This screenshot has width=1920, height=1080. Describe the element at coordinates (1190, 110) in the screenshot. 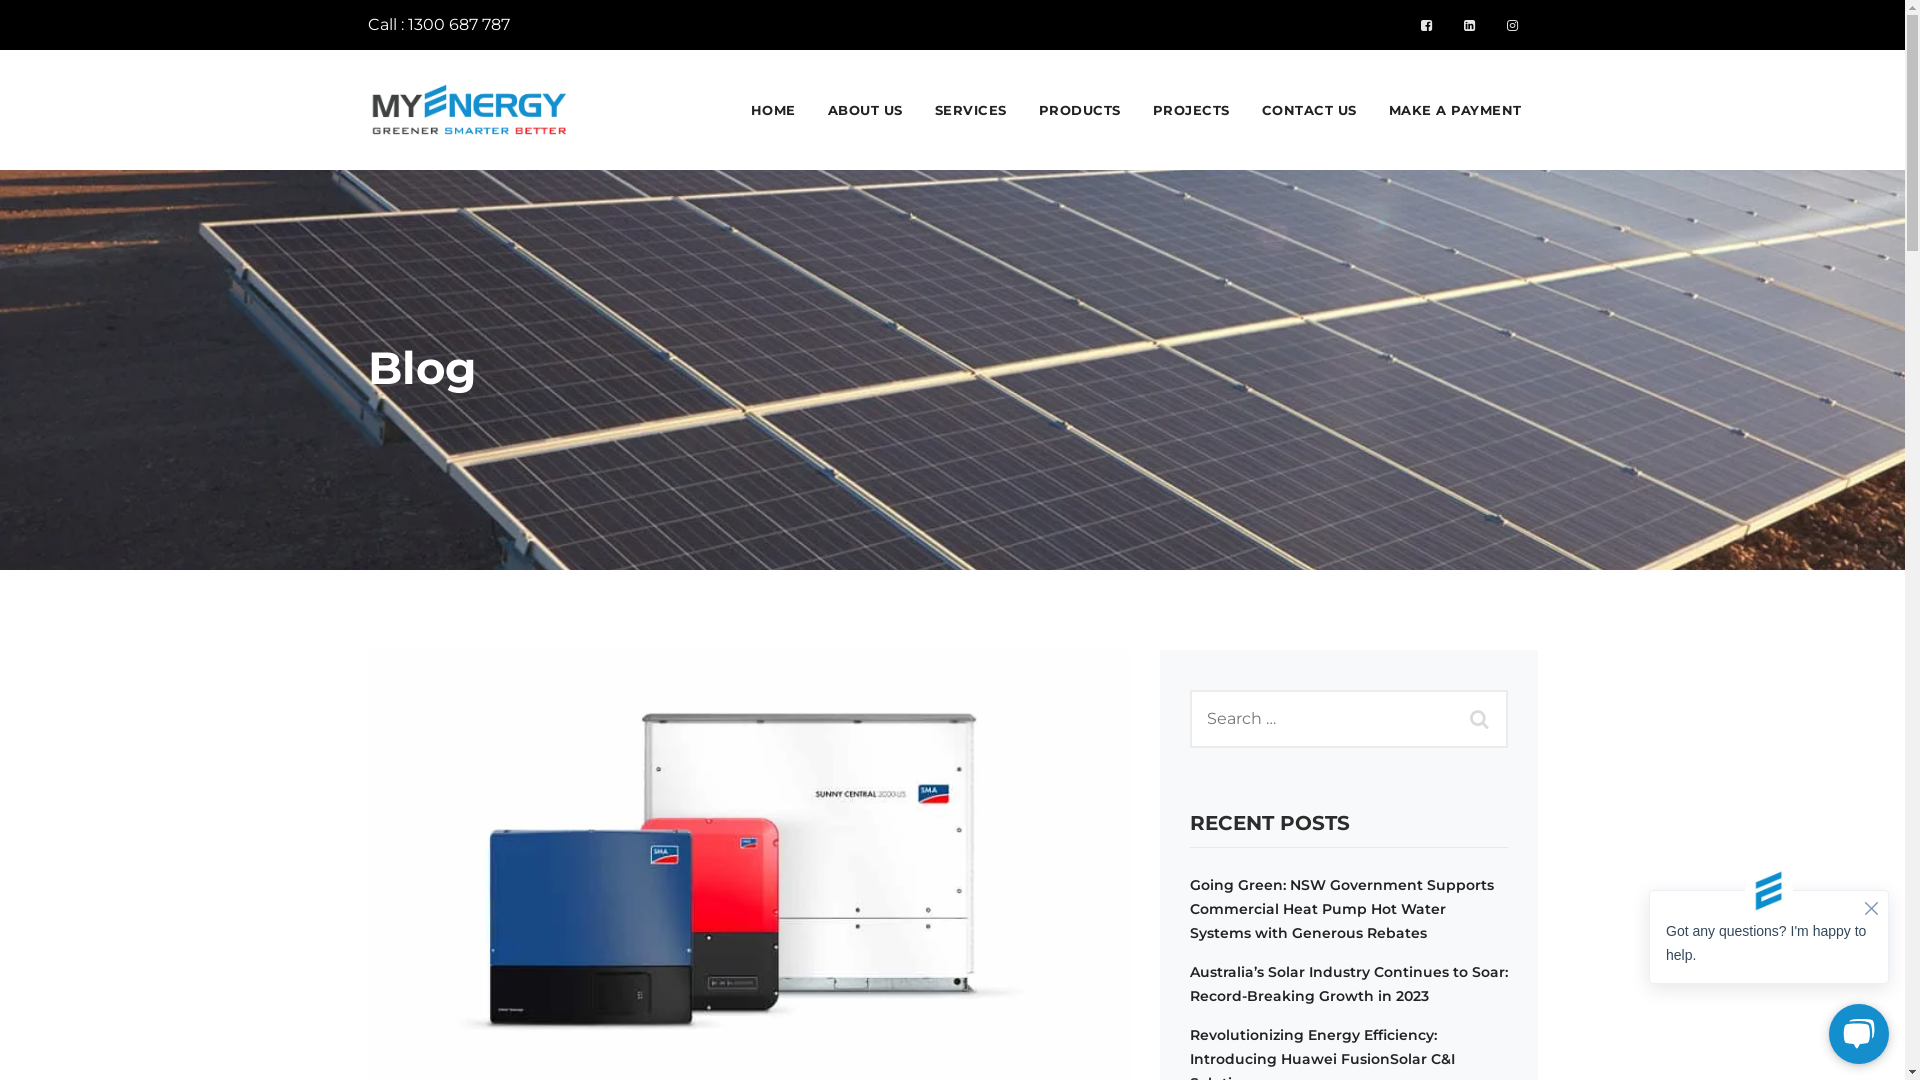

I see `'PROJECTS'` at that location.